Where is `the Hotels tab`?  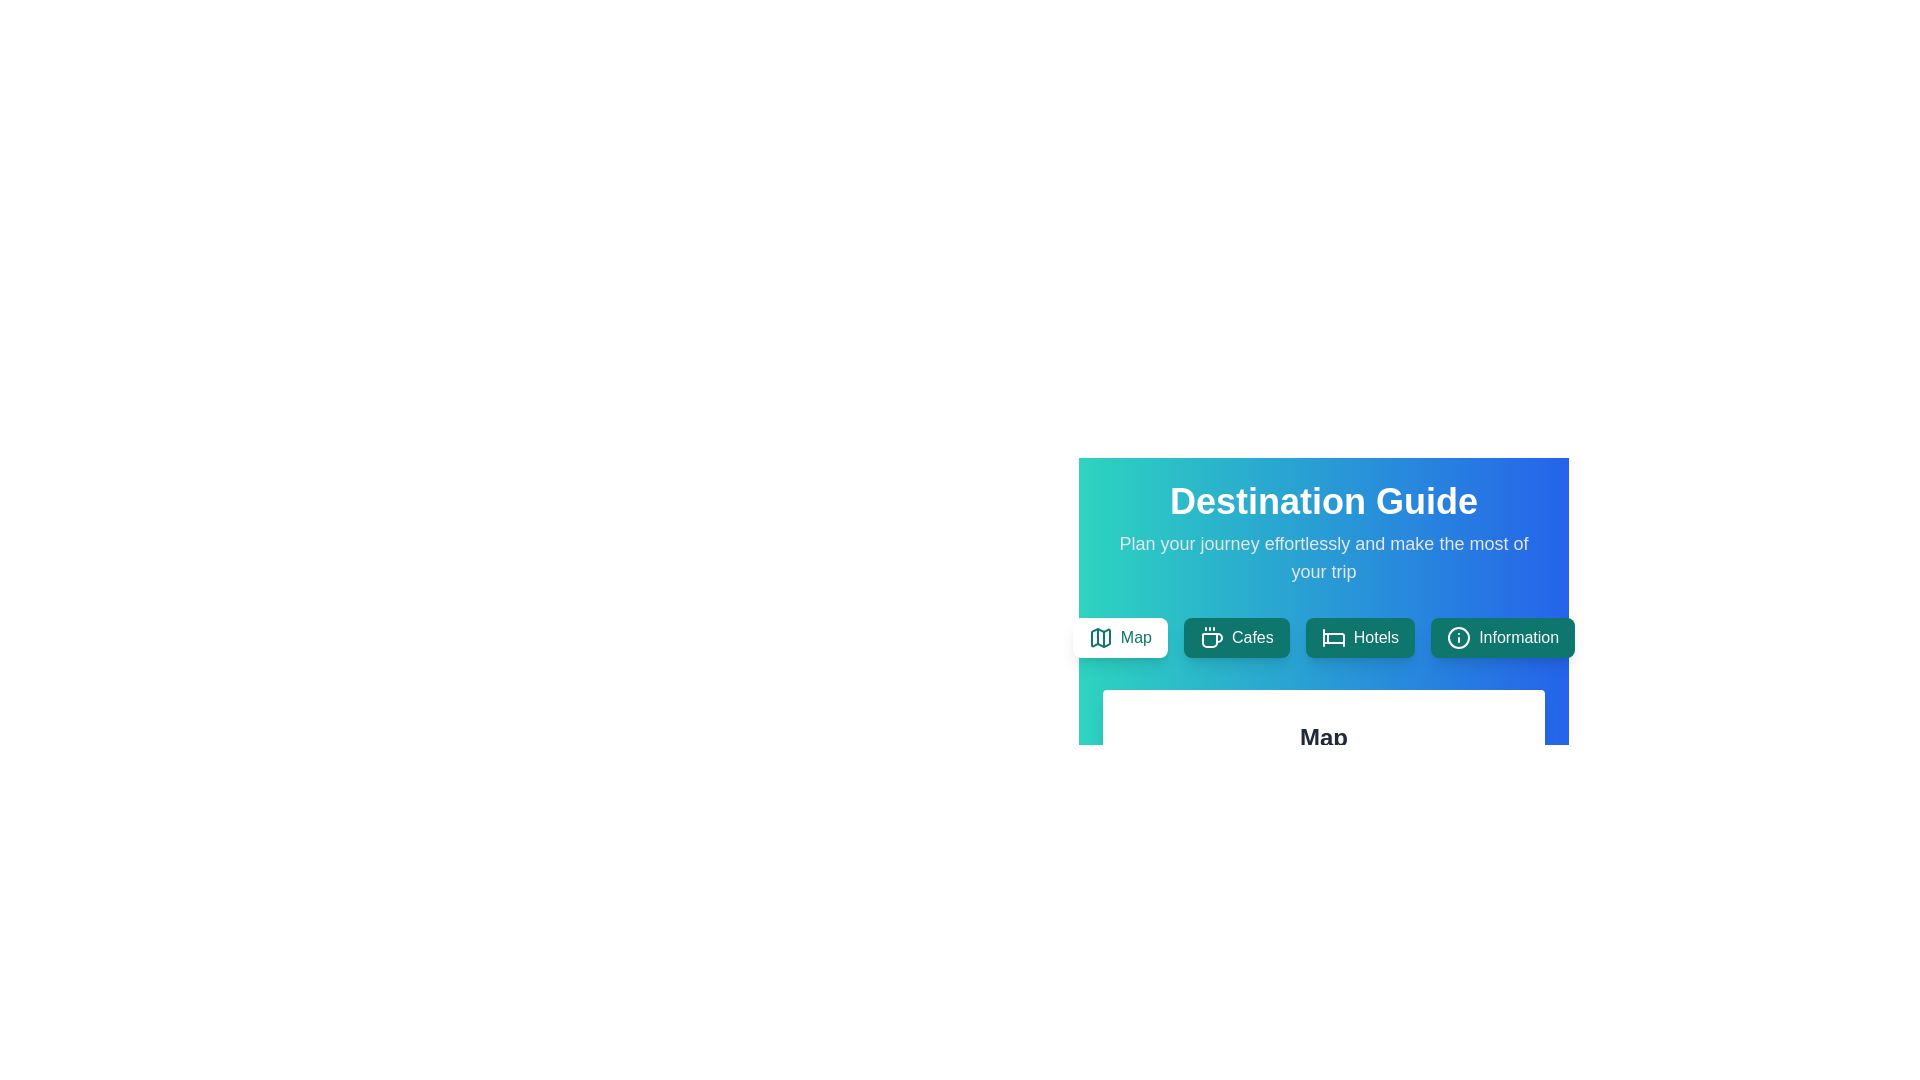 the Hotels tab is located at coordinates (1360, 637).